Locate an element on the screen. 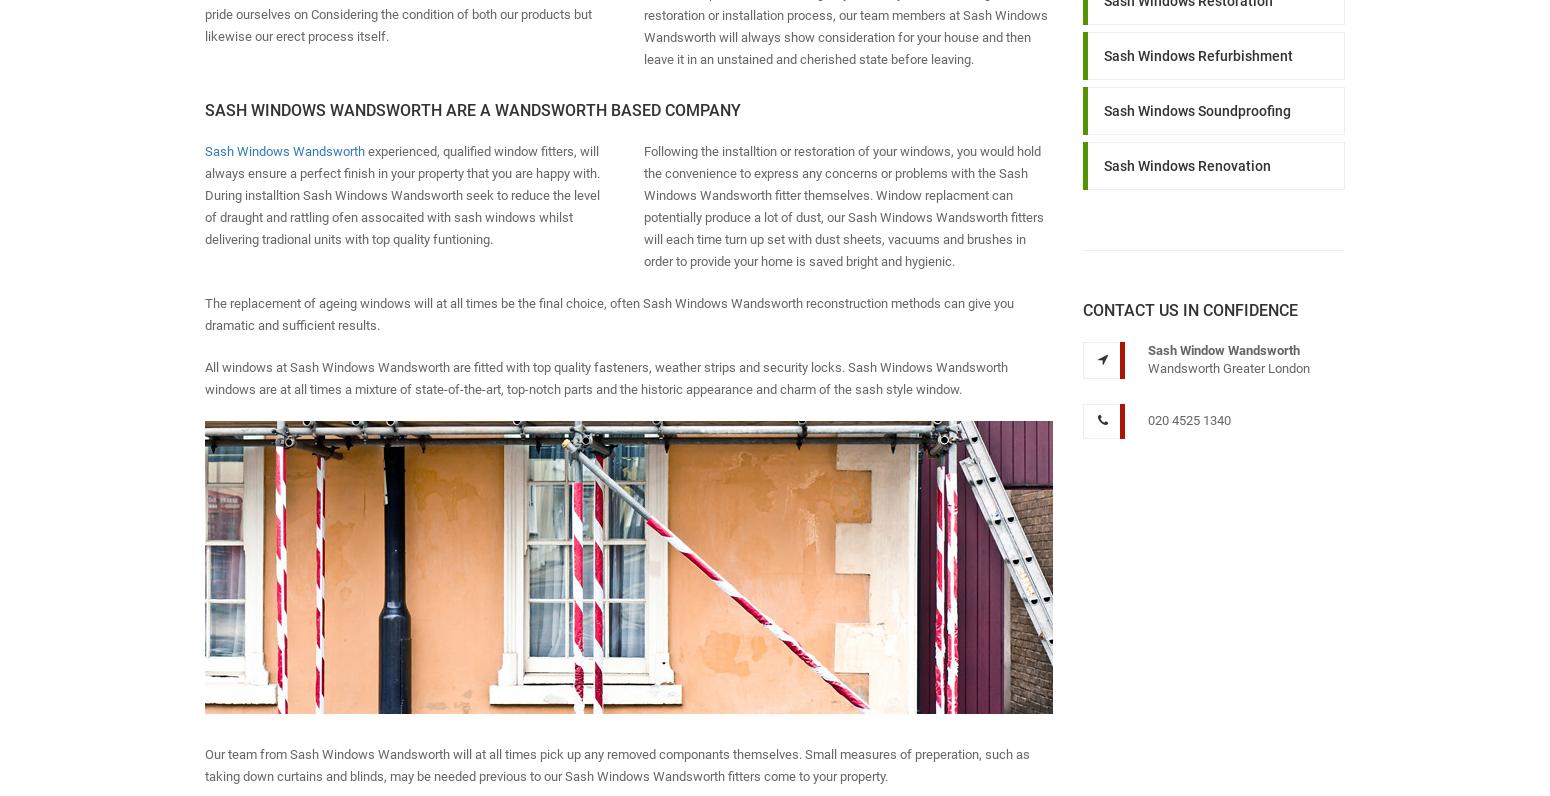 This screenshot has height=796, width=1550. 'Our team from Sash Windows Wandsworth will at all times pick up any removed componants themselves. Small measures of preperation, such as taking down curtains and blinds, may be needed previous to our Sash Windows Wandsworth fitters come to your property.' is located at coordinates (617, 765).